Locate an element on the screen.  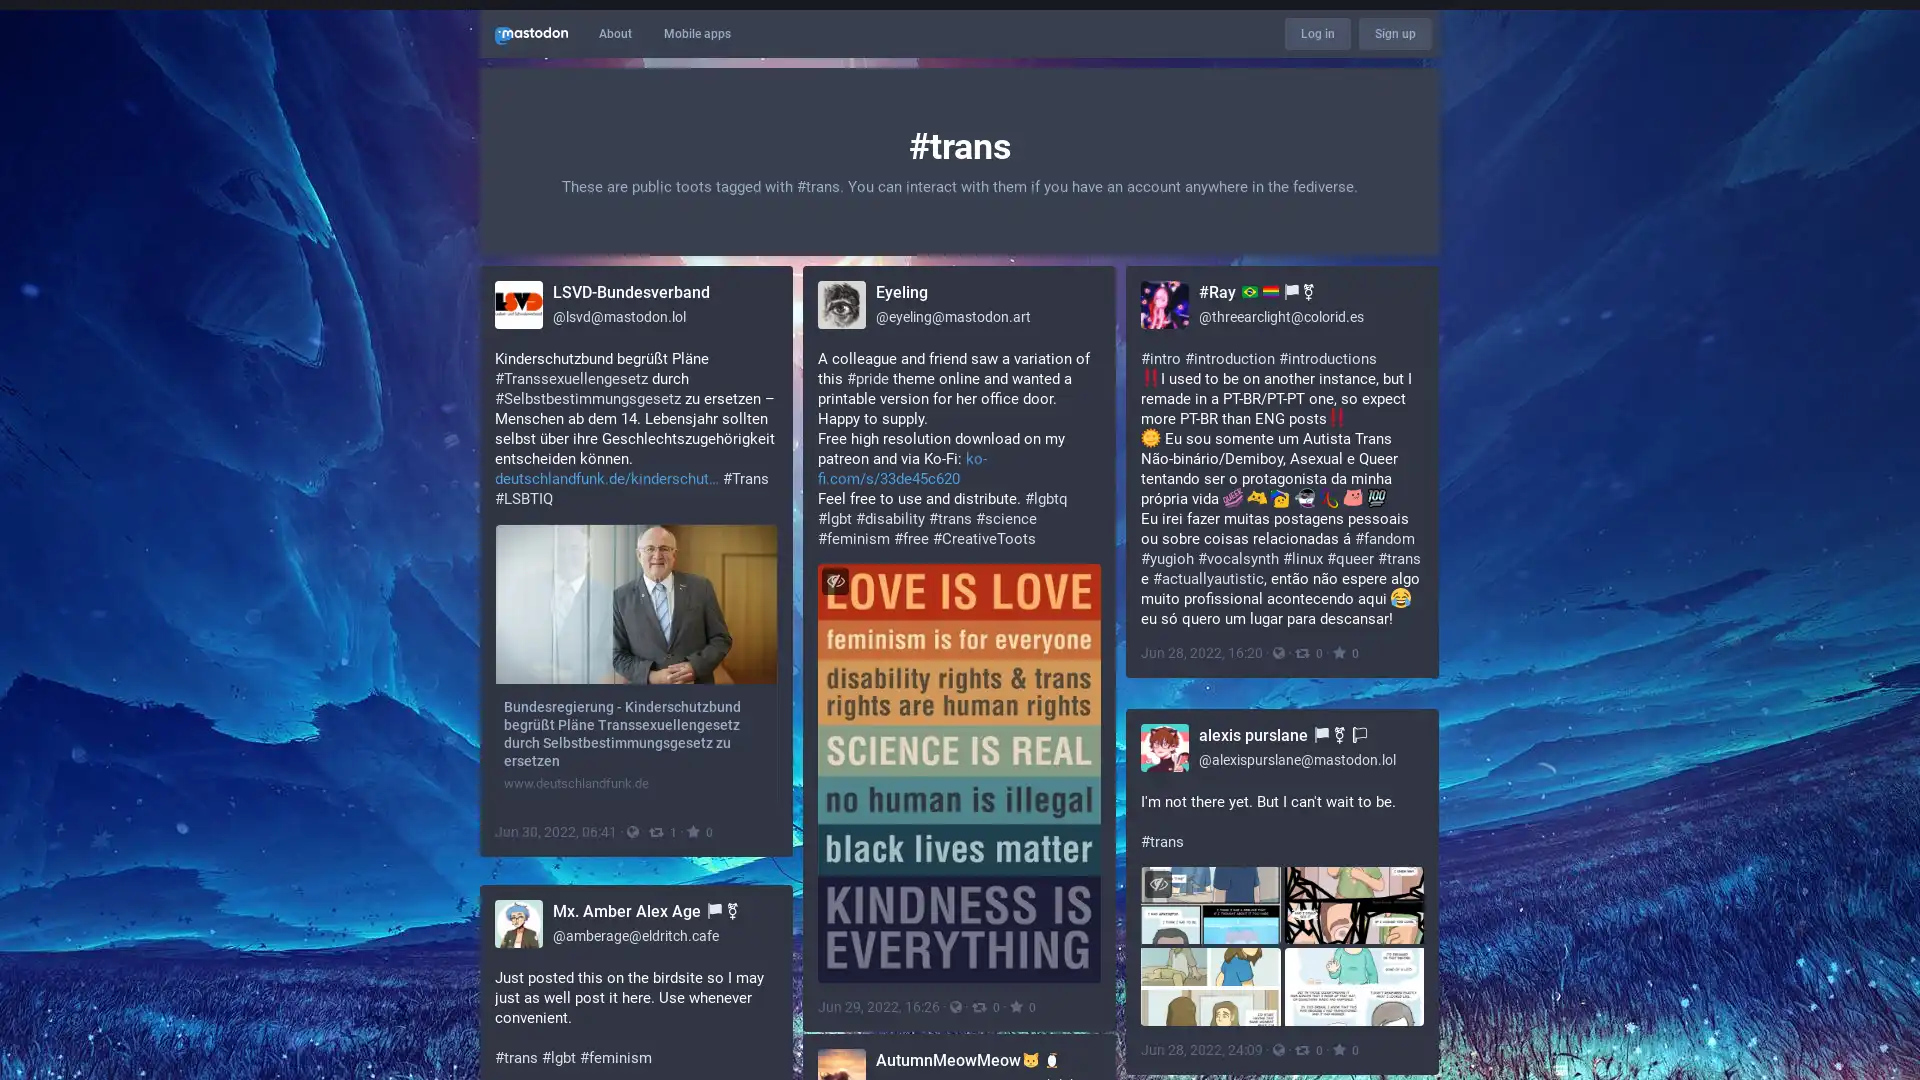
Hide image is located at coordinates (835, 580).